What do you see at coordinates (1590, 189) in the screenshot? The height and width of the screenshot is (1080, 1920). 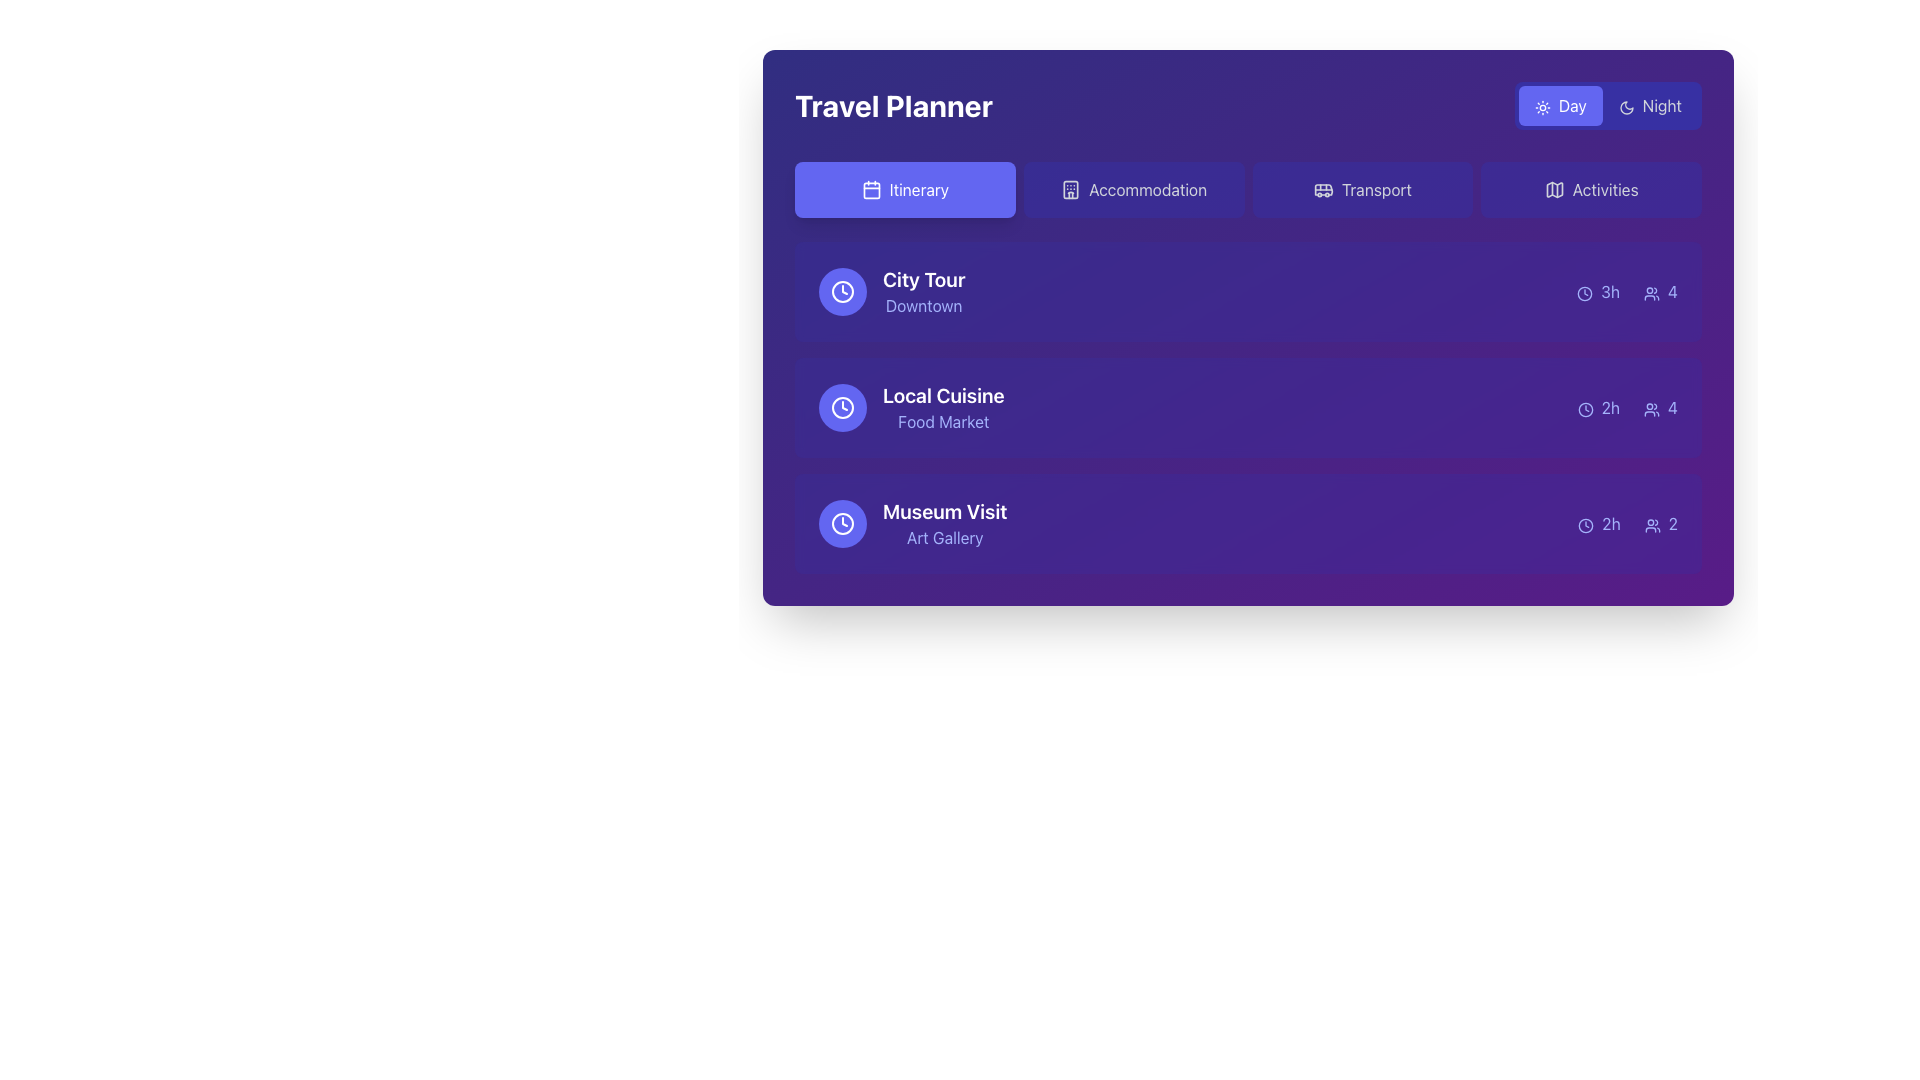 I see `the navigation button for the 'Activities' section, which is the last button in a horizontal row of navigation options, positioned next to the 'Transport' button` at bounding box center [1590, 189].